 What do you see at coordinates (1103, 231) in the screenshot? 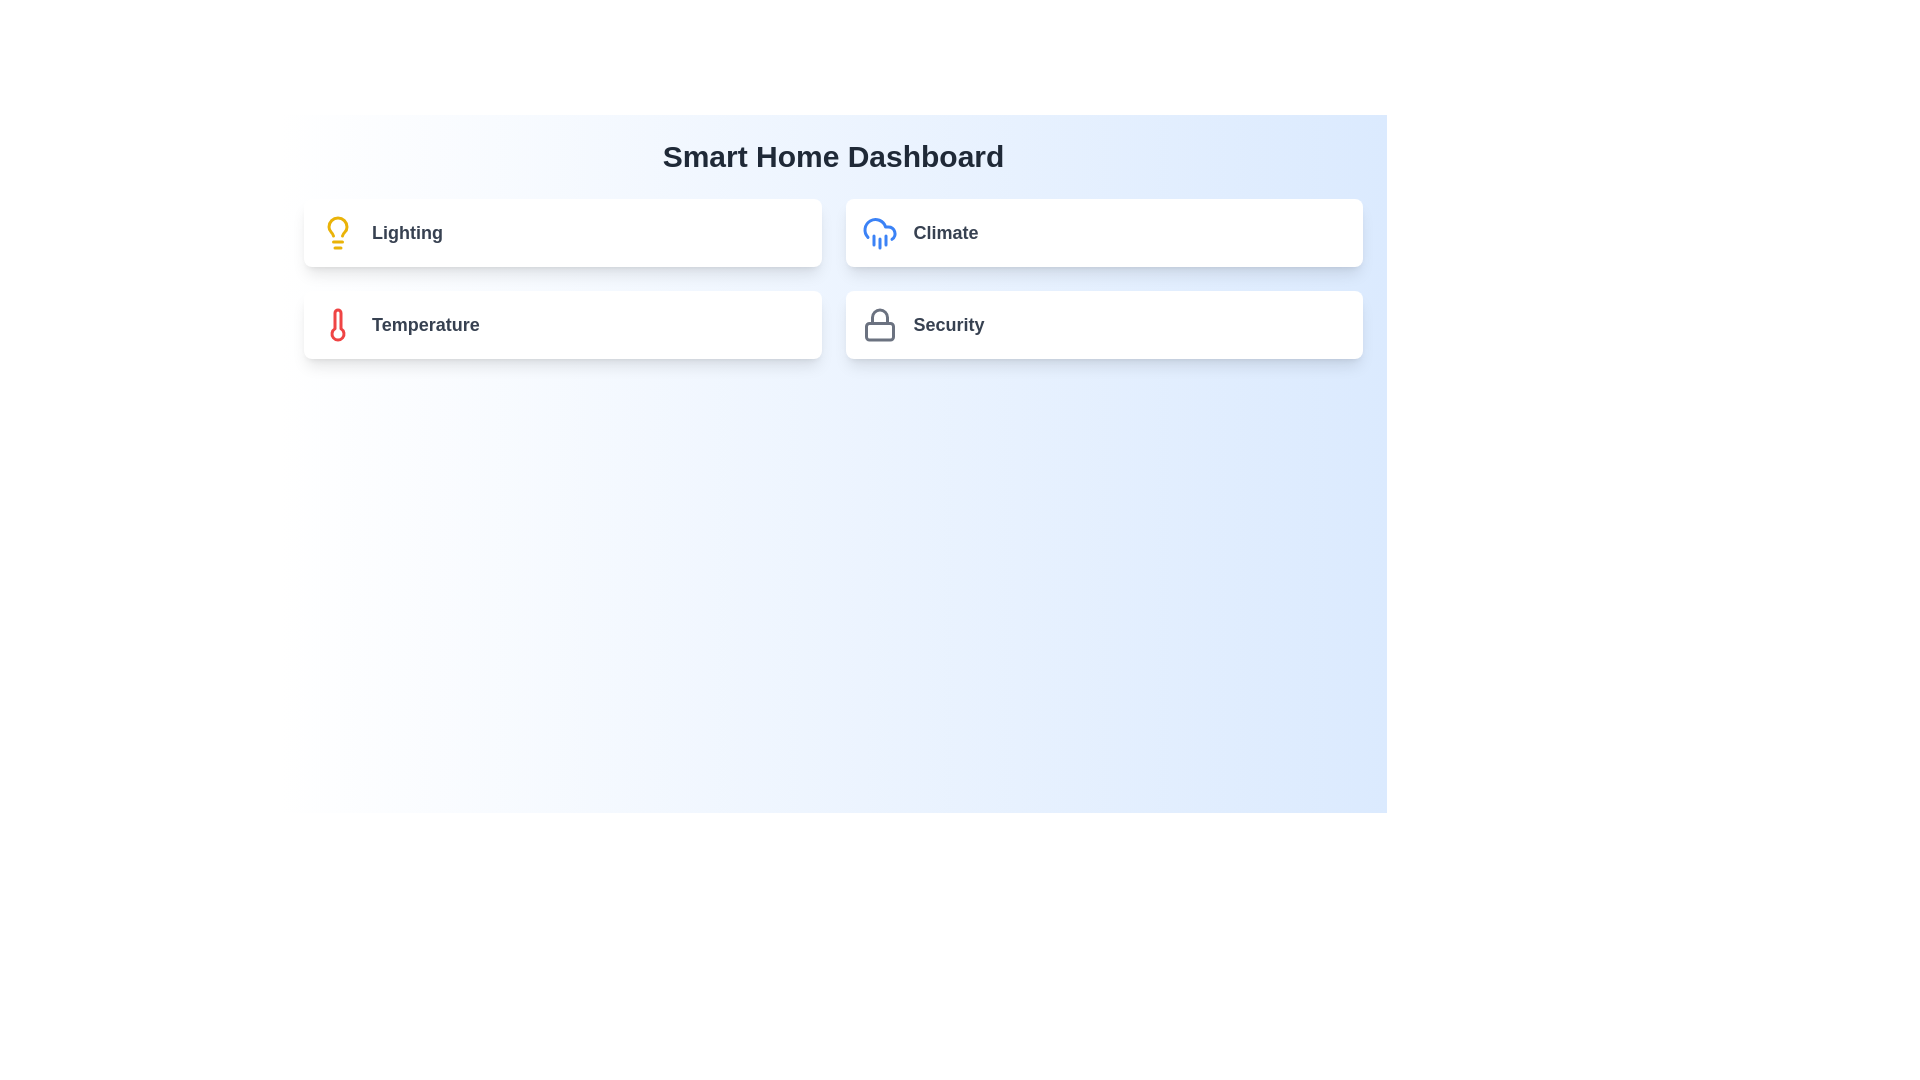
I see `the 'Climate' button located` at bounding box center [1103, 231].